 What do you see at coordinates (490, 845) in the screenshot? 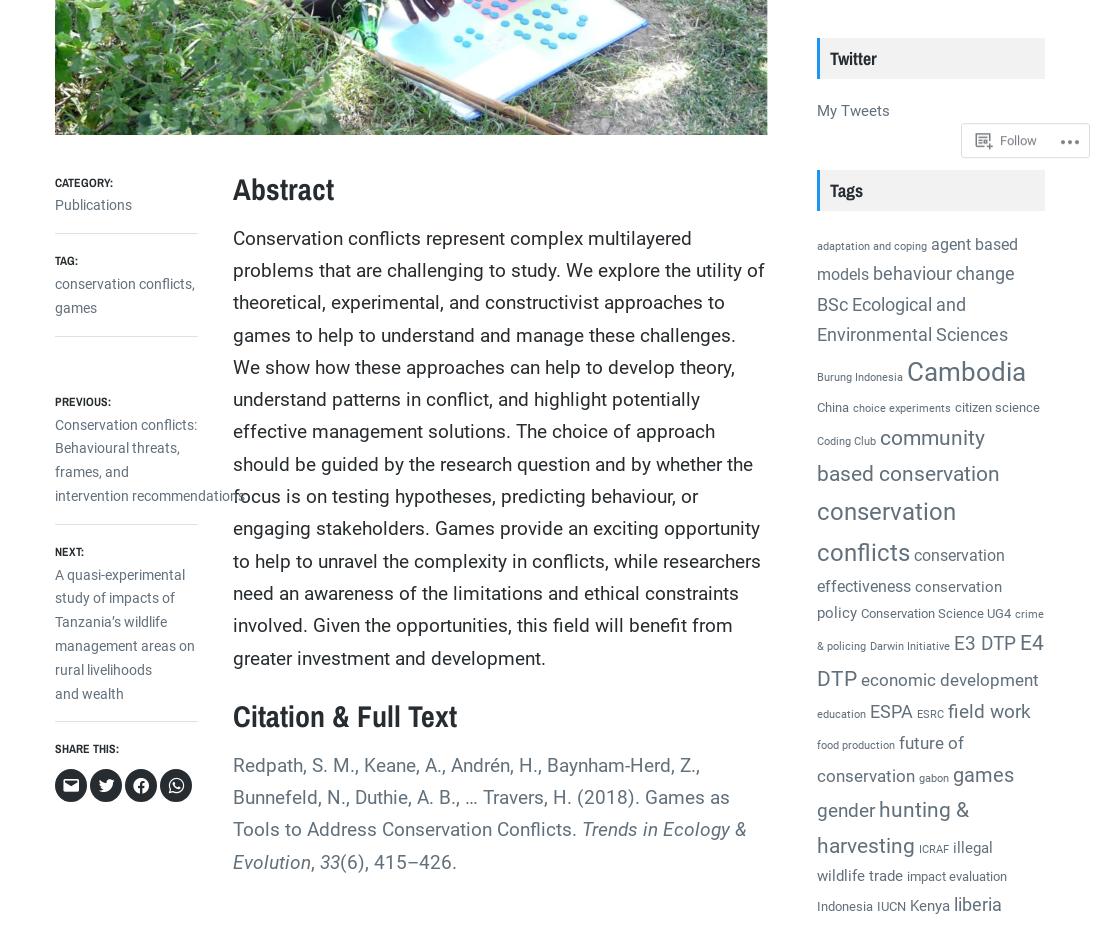
I see `'Trends in Ecology & Evolution'` at bounding box center [490, 845].